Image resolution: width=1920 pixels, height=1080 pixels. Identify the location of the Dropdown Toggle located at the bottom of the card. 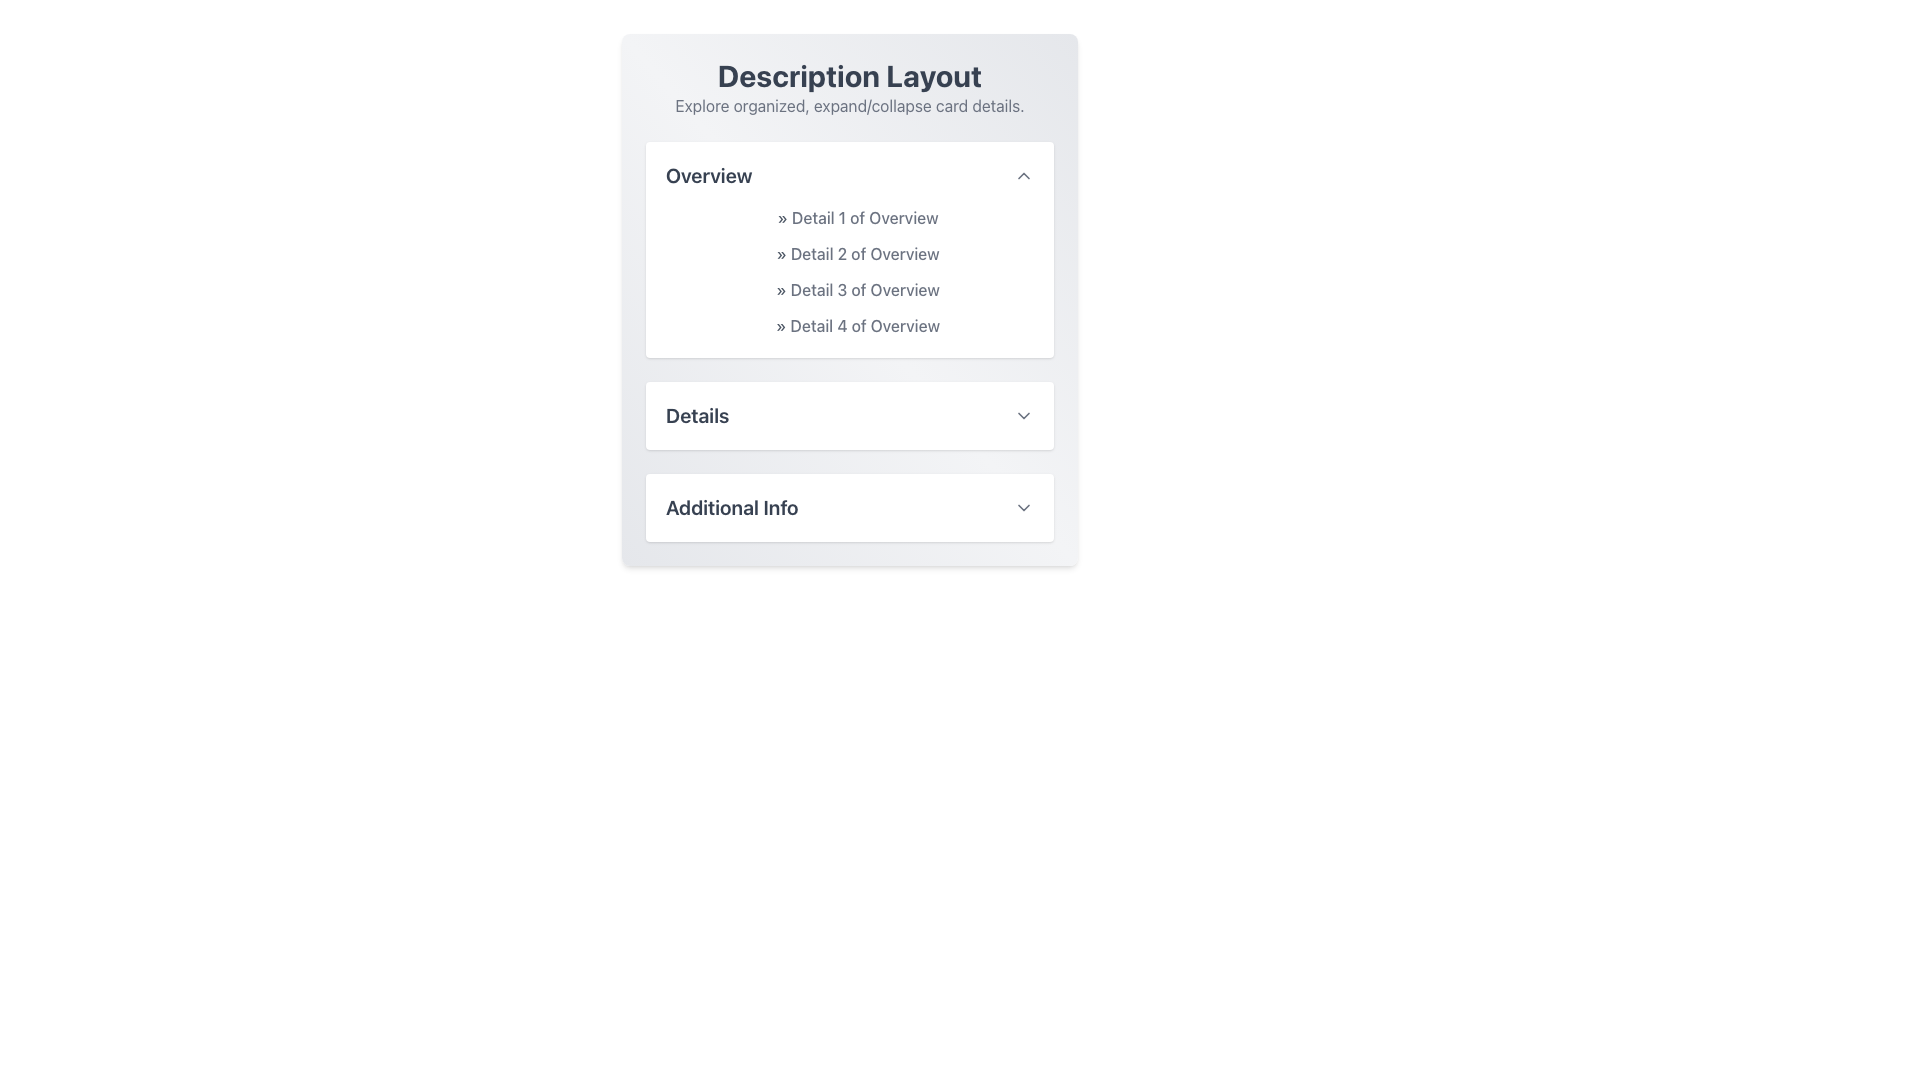
(849, 507).